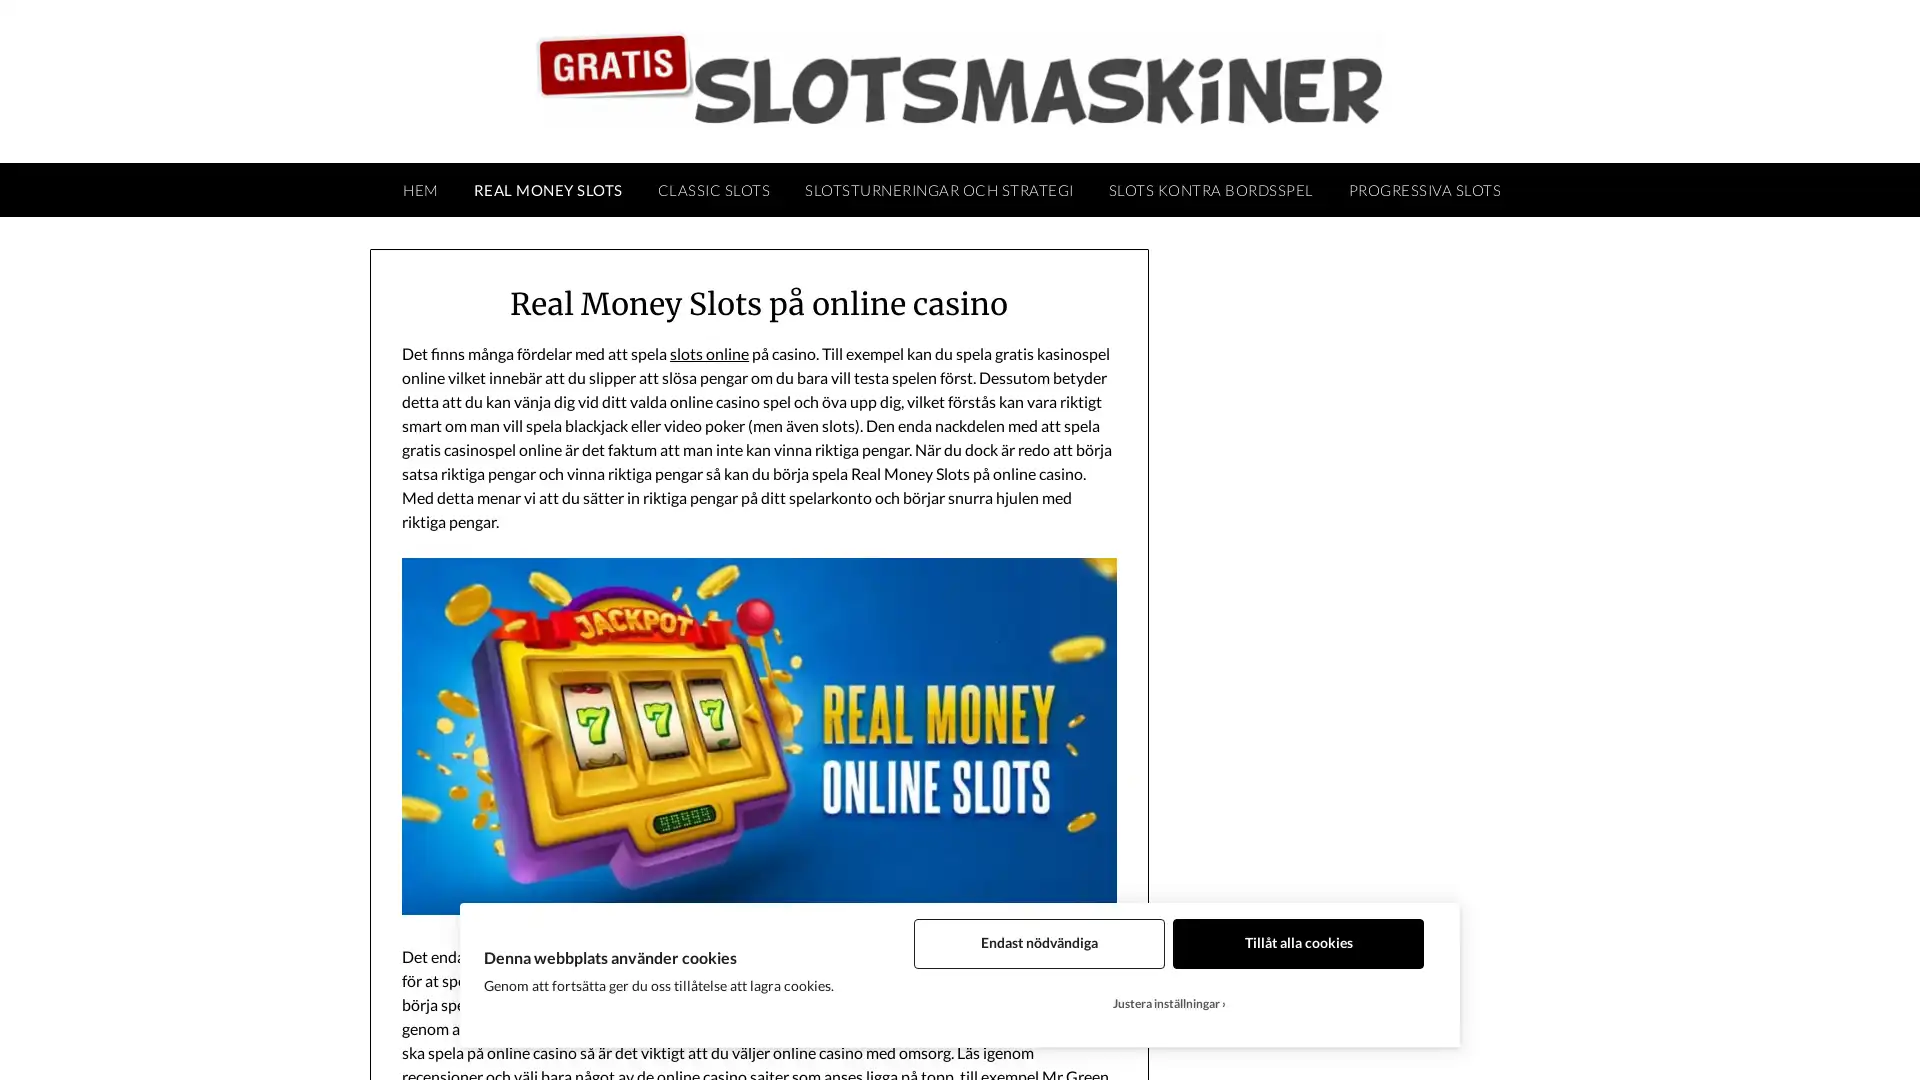  What do you see at coordinates (1039, 944) in the screenshot?
I see `Endast nodvandiga` at bounding box center [1039, 944].